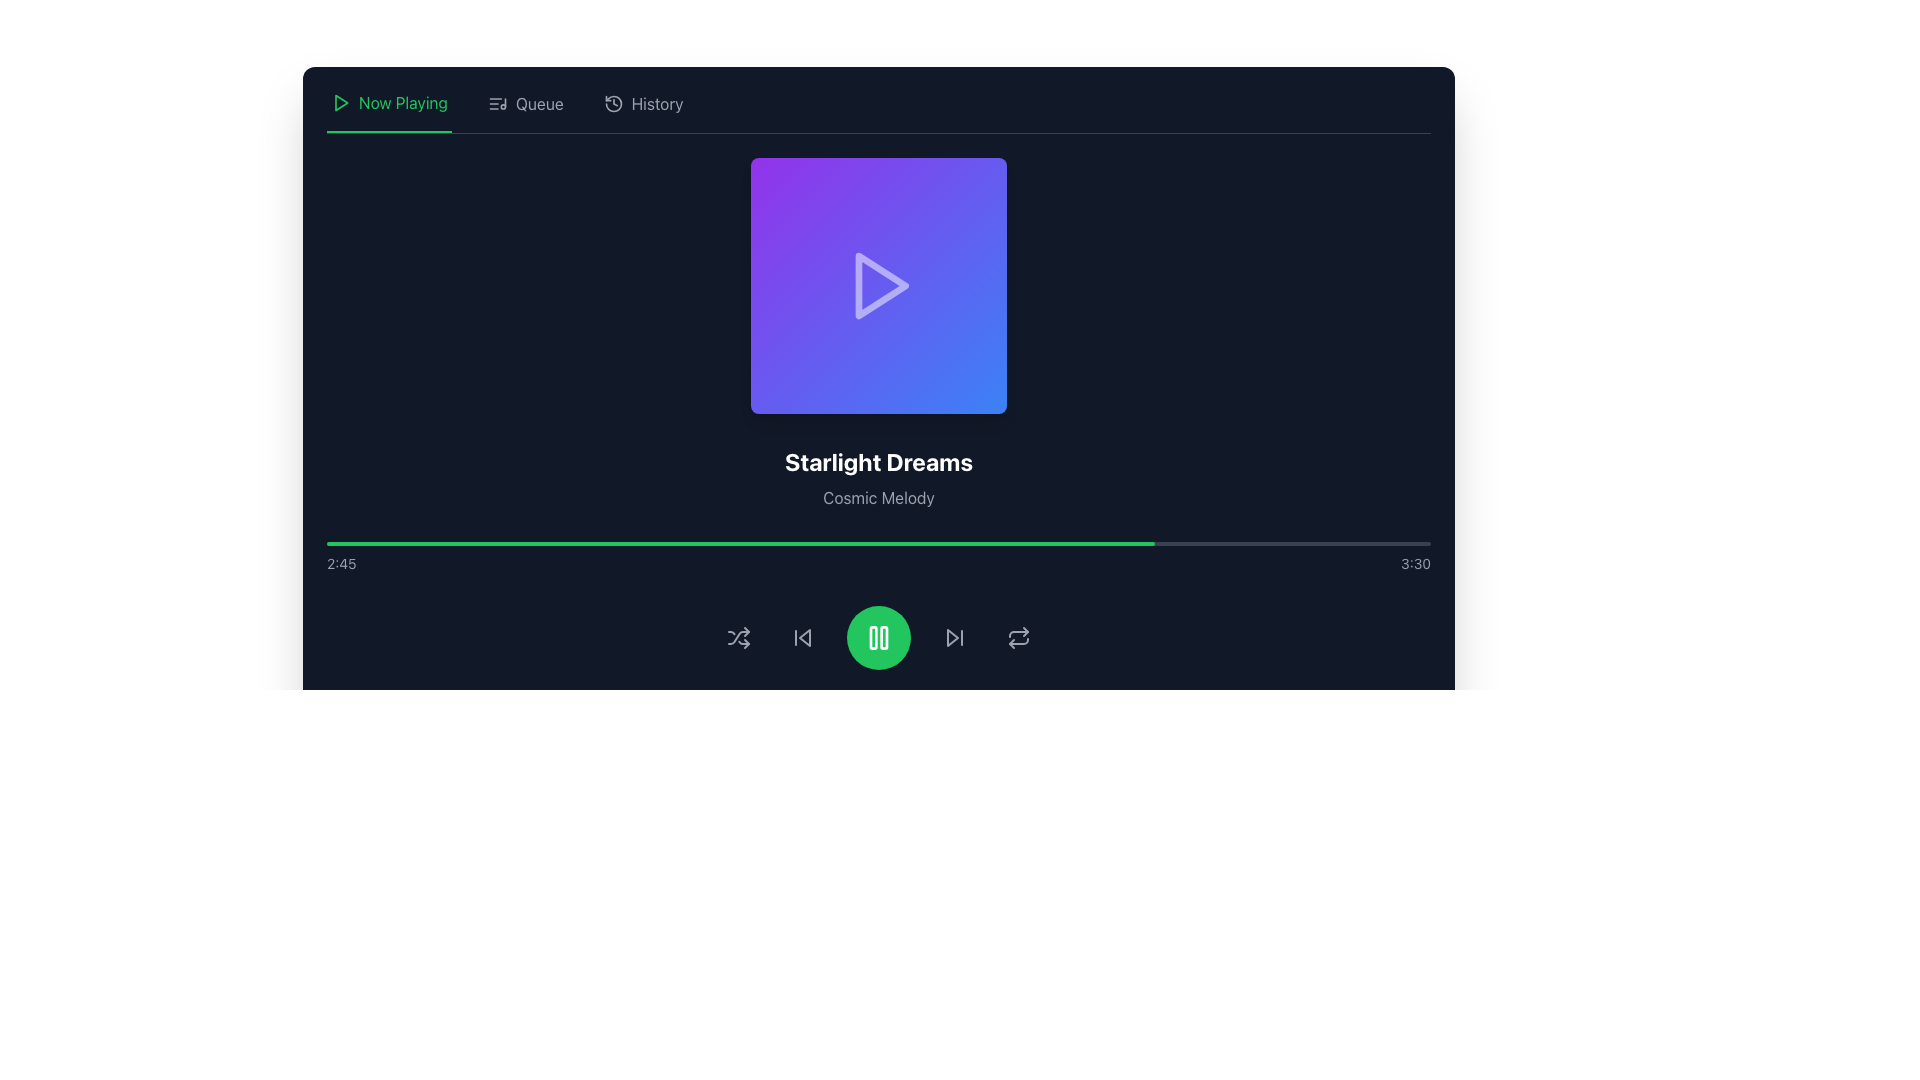 This screenshot has width=1920, height=1080. What do you see at coordinates (878, 478) in the screenshot?
I see `the text-based informational element that displays the current title and subtitle, located below the media thumbnail and above the progress bar` at bounding box center [878, 478].